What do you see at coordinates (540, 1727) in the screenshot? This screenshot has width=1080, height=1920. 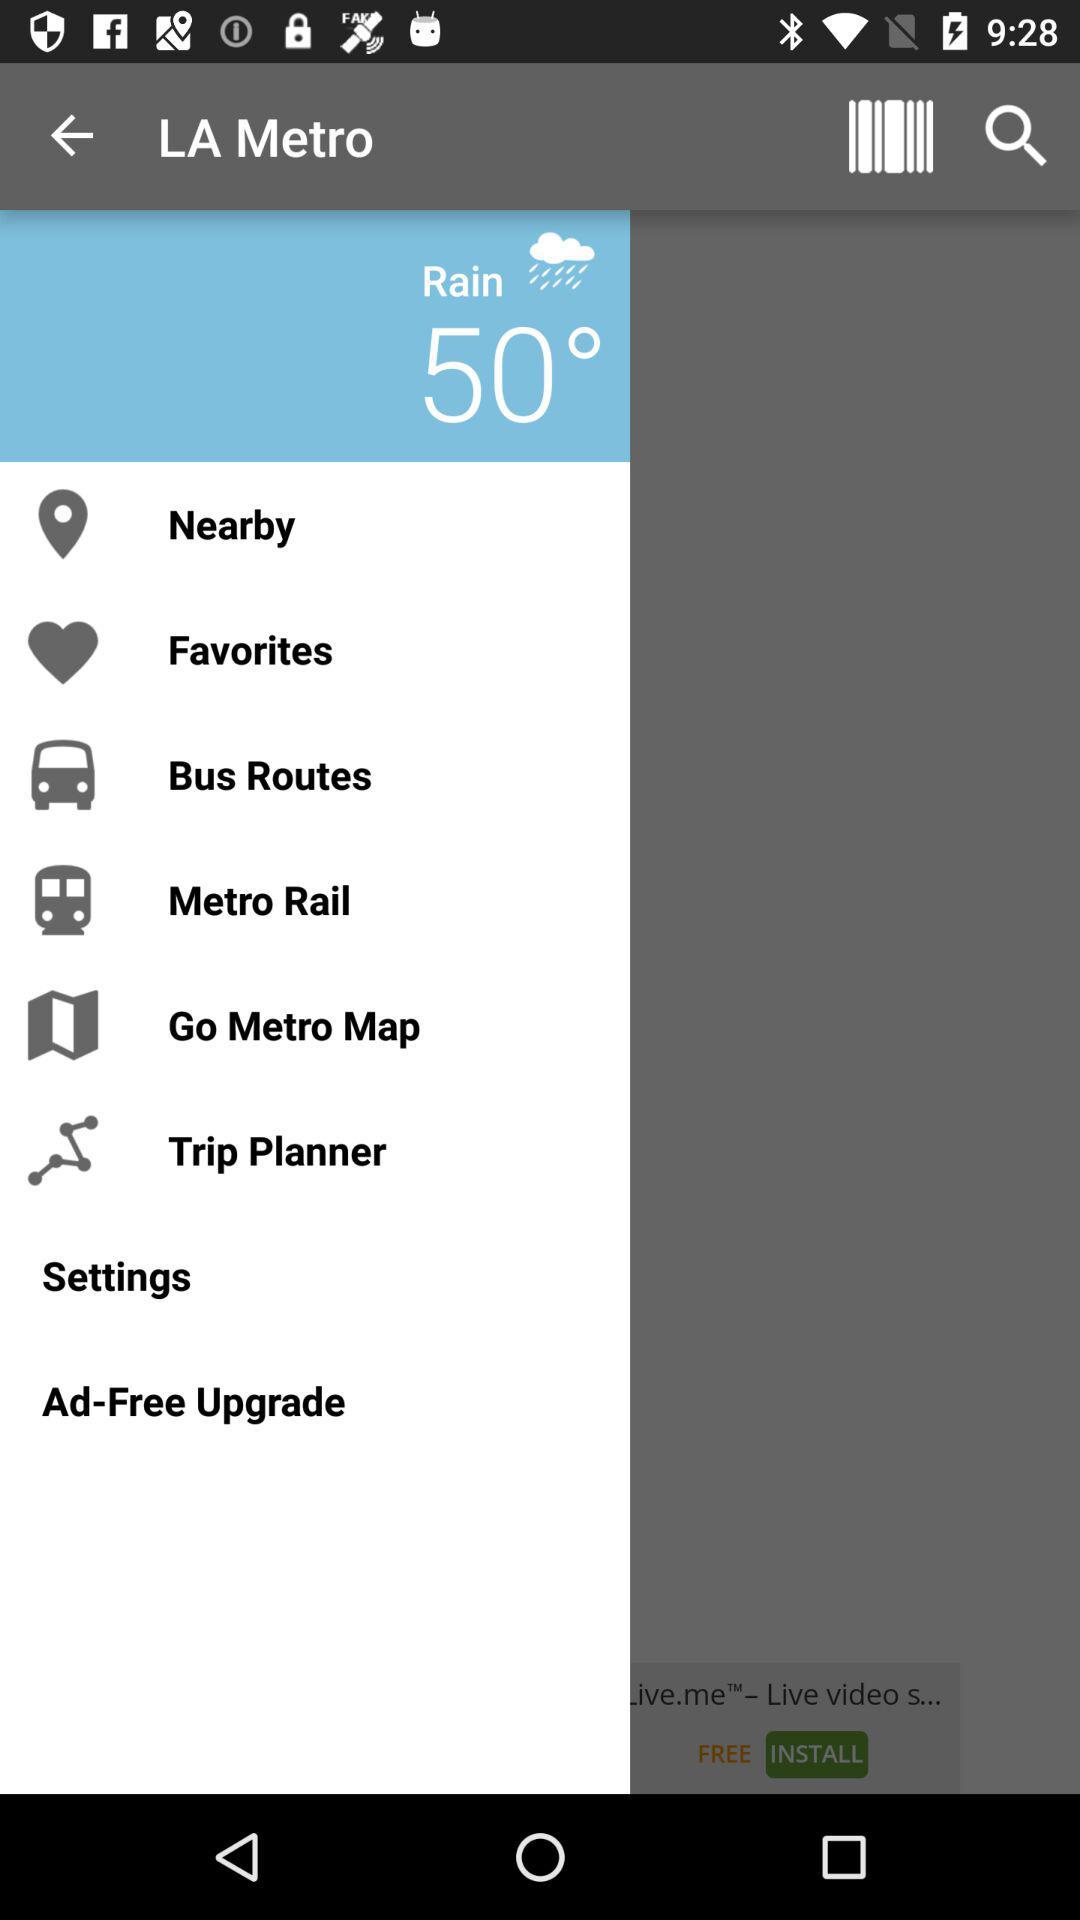 I see `advertisement banner` at bounding box center [540, 1727].